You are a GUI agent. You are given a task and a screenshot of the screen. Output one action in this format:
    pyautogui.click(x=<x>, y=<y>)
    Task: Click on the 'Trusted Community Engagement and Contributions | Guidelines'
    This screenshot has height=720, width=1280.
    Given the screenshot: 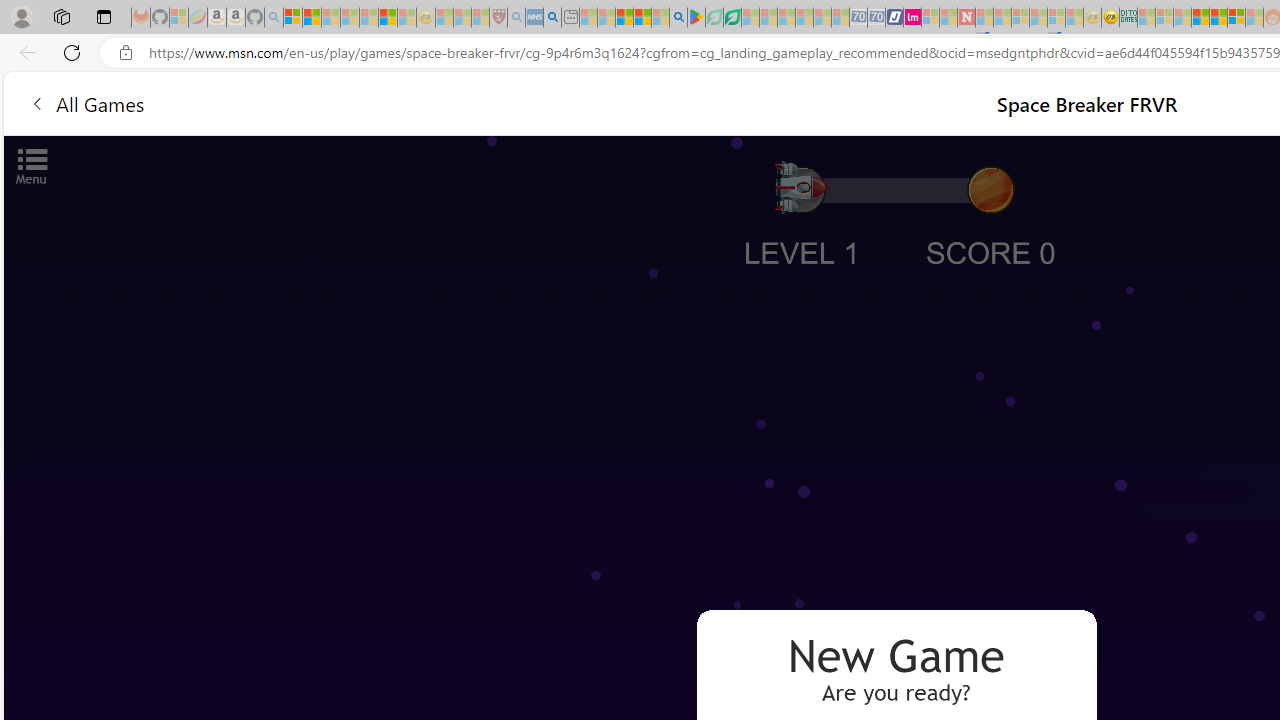 What is the action you would take?
    pyautogui.click(x=984, y=17)
    